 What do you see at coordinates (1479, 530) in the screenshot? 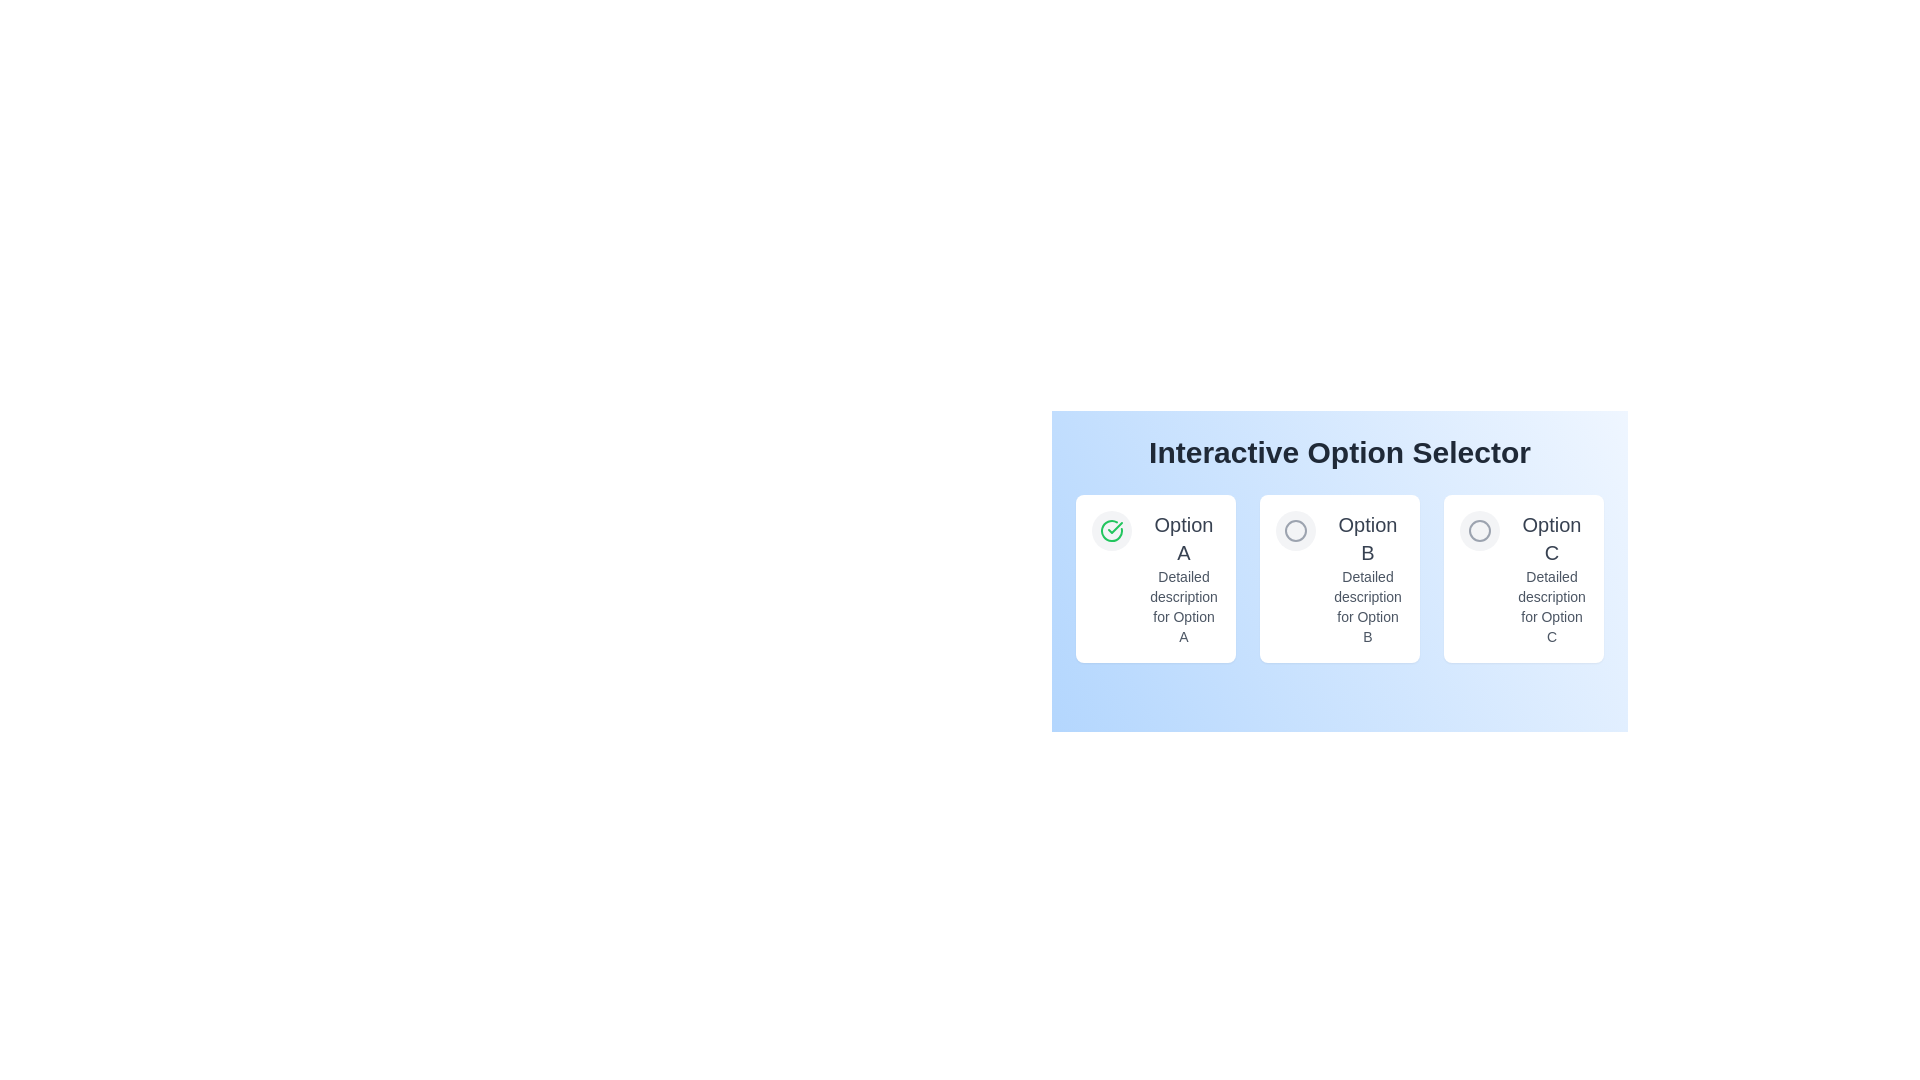
I see `the circular radio button within the 'Option C' card of the 'Interactive Option Selector' interface for visual feedback` at bounding box center [1479, 530].